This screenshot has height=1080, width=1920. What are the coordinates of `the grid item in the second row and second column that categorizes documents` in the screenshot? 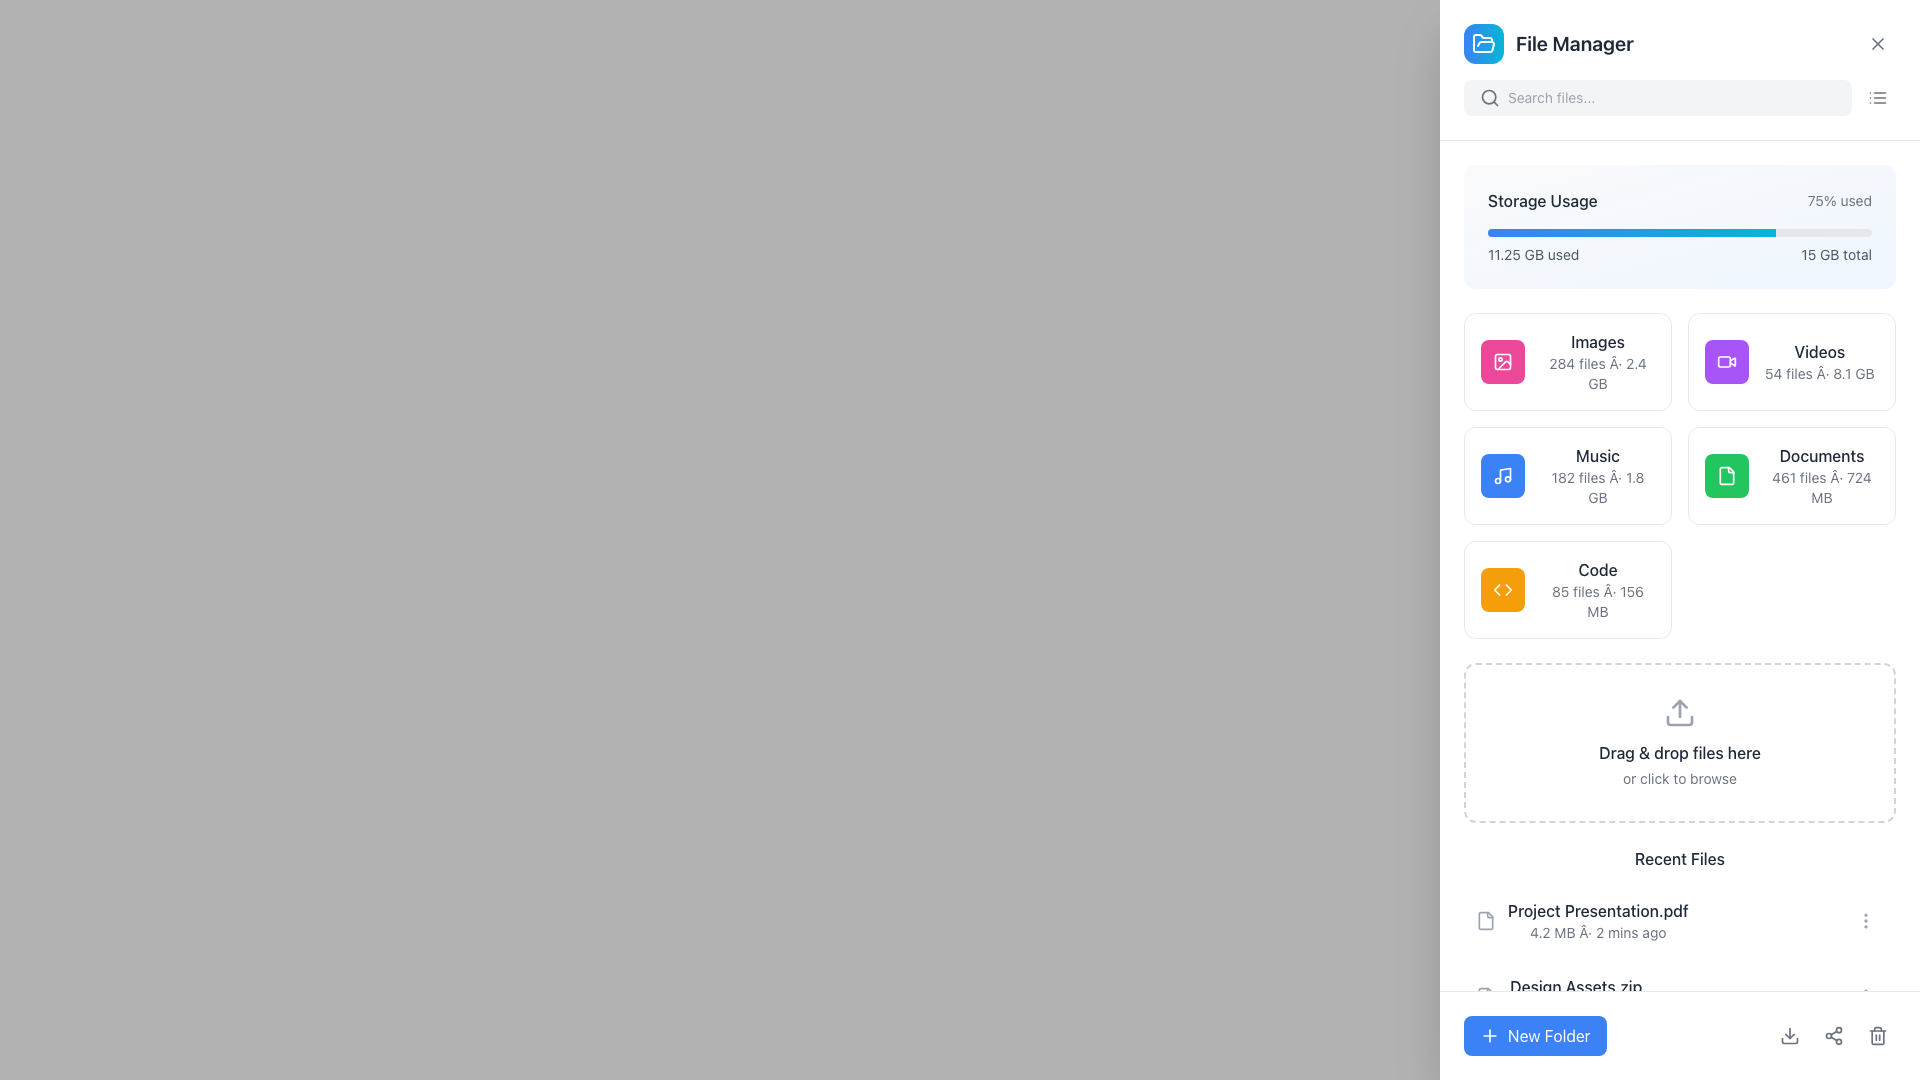 It's located at (1680, 475).